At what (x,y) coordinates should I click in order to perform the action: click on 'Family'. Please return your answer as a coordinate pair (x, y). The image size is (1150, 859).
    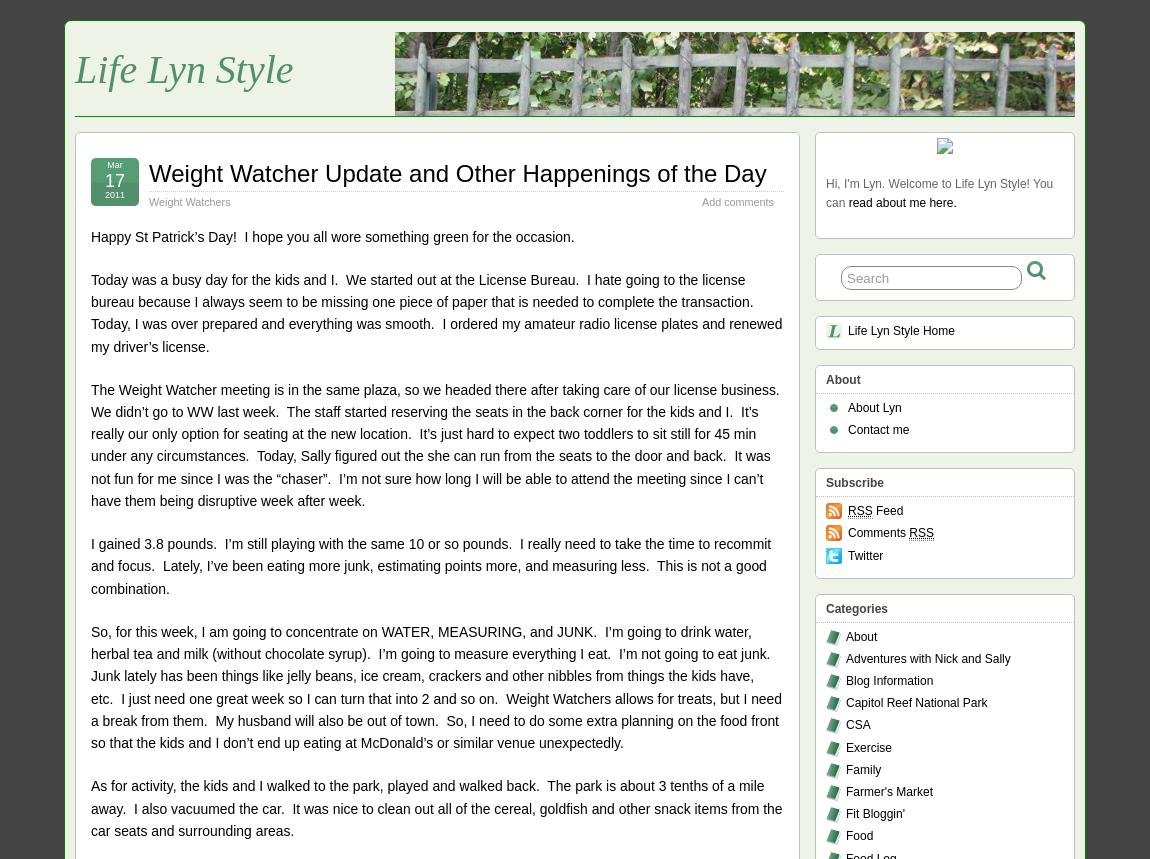
    Looking at the image, I should click on (863, 768).